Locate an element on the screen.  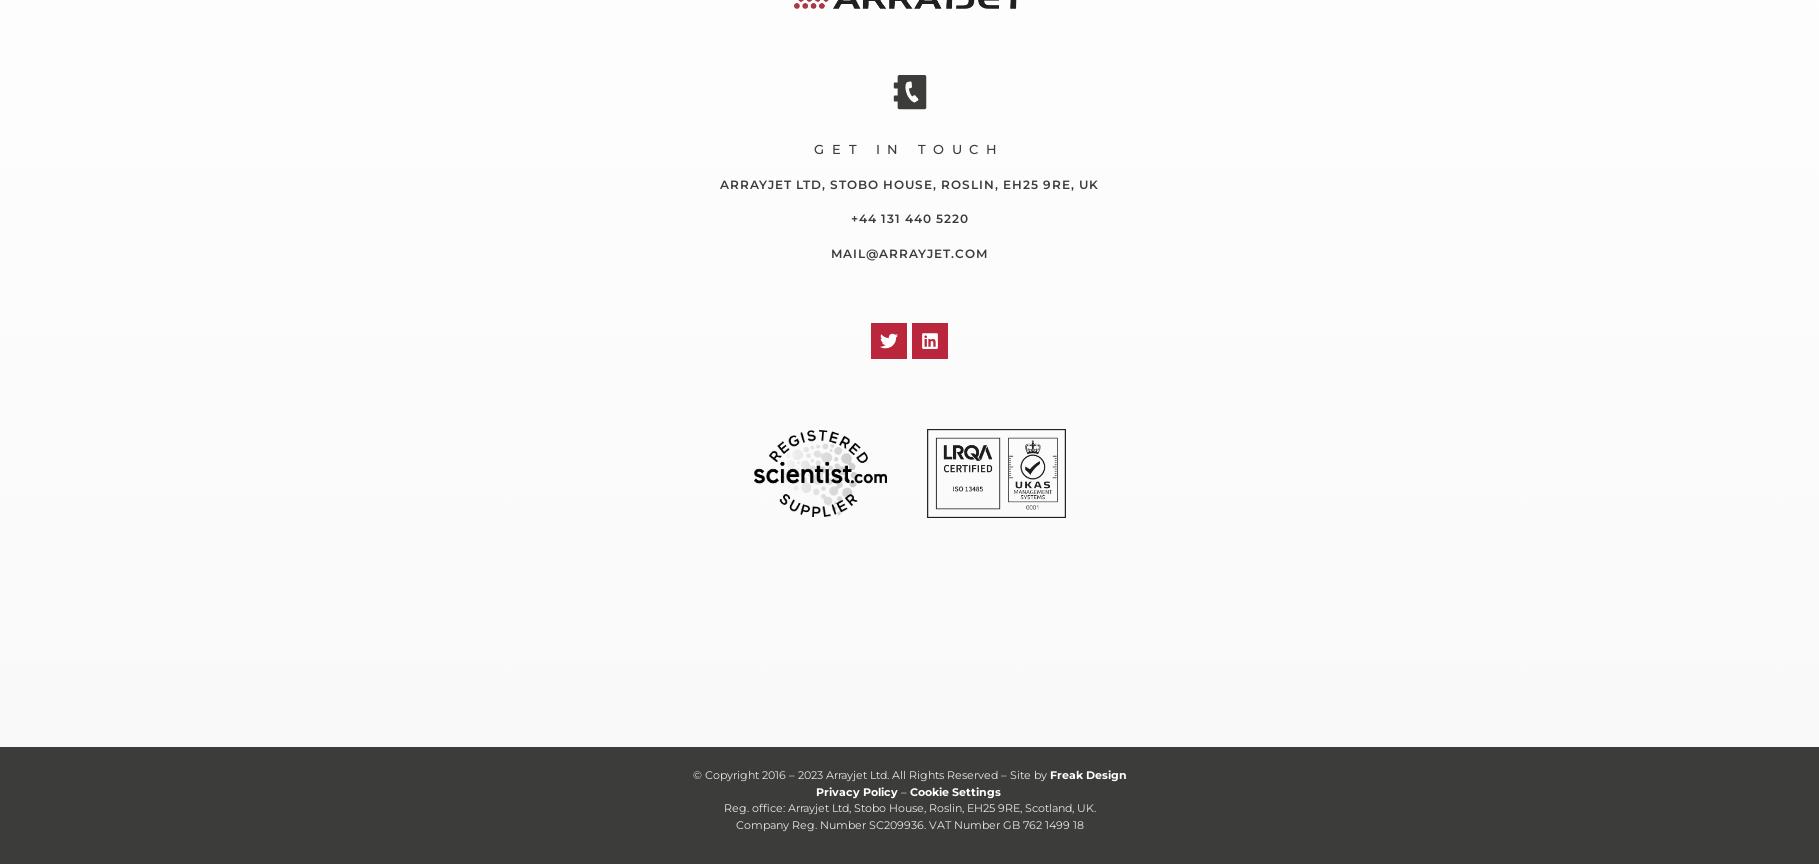
'Freak Design' is located at coordinates (1086, 774).